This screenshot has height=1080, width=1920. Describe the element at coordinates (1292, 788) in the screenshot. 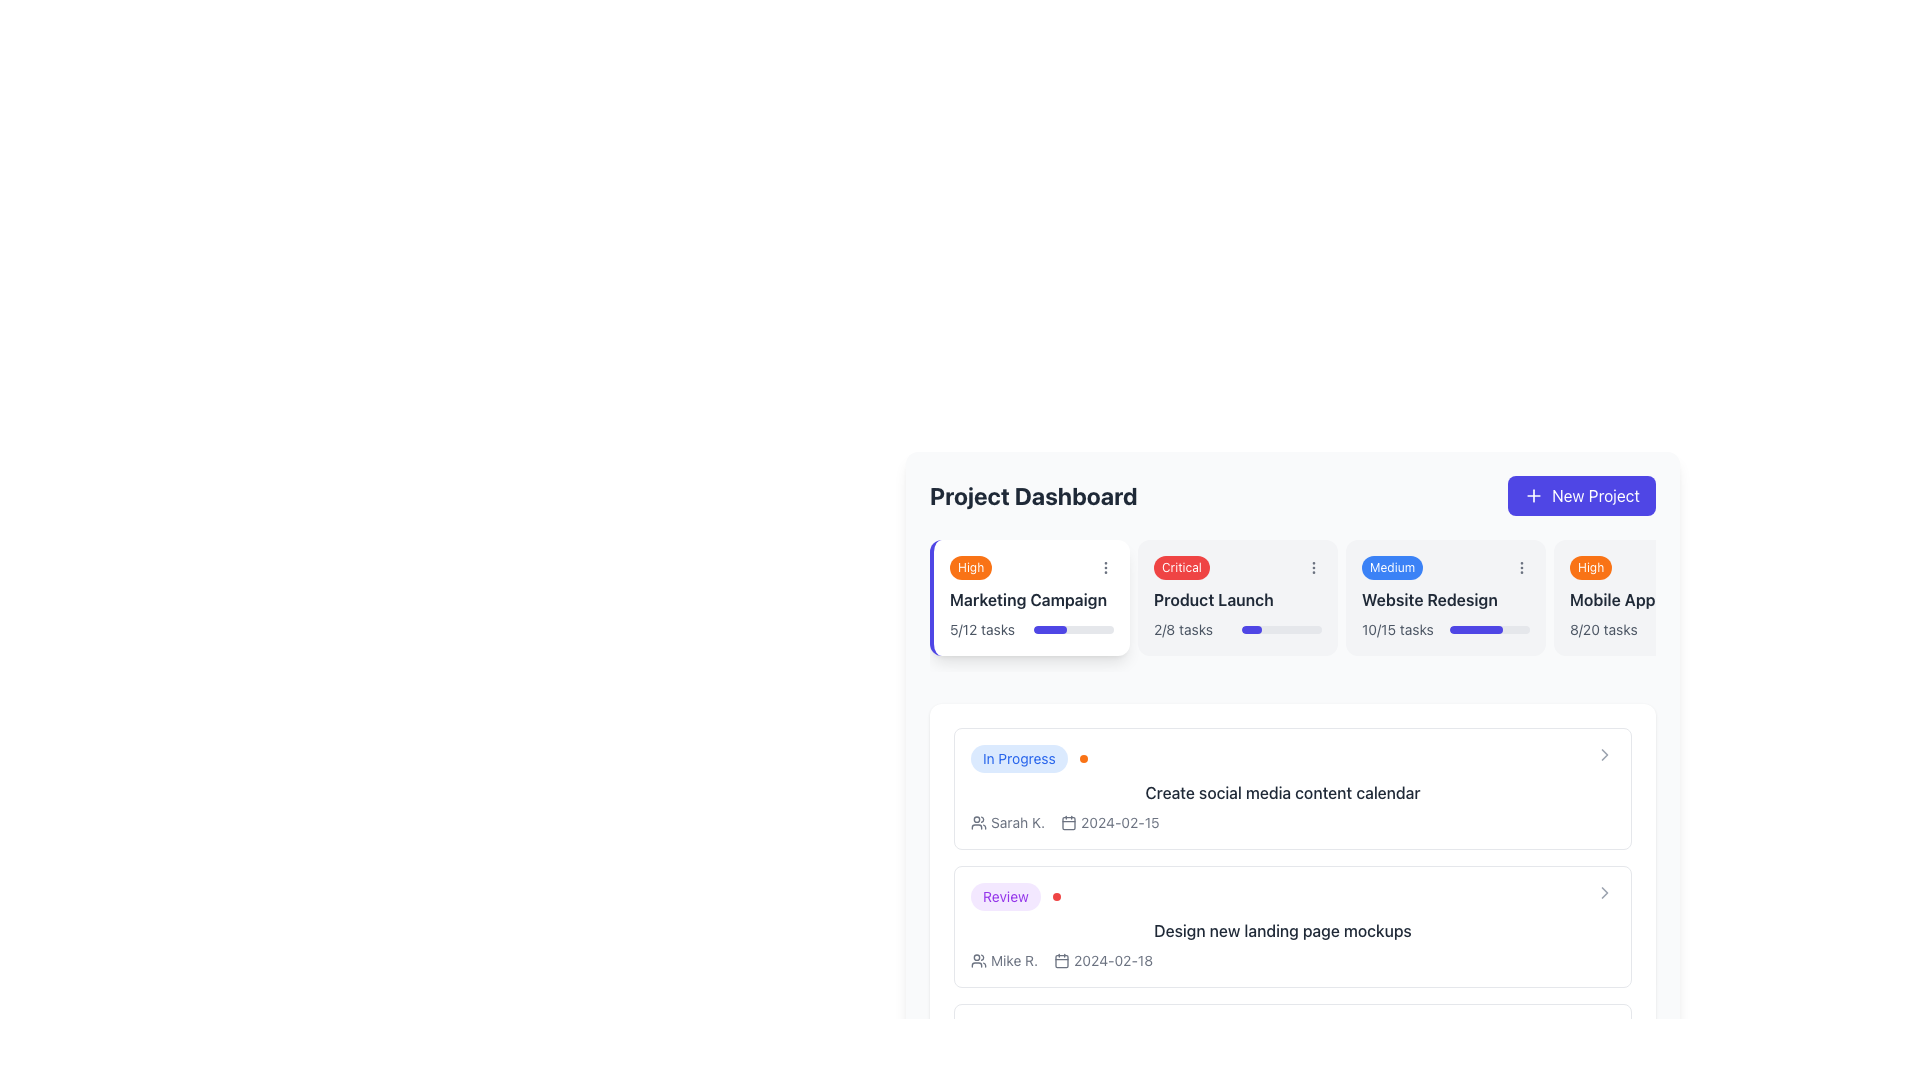

I see `the first task card in the project dashboard` at that location.